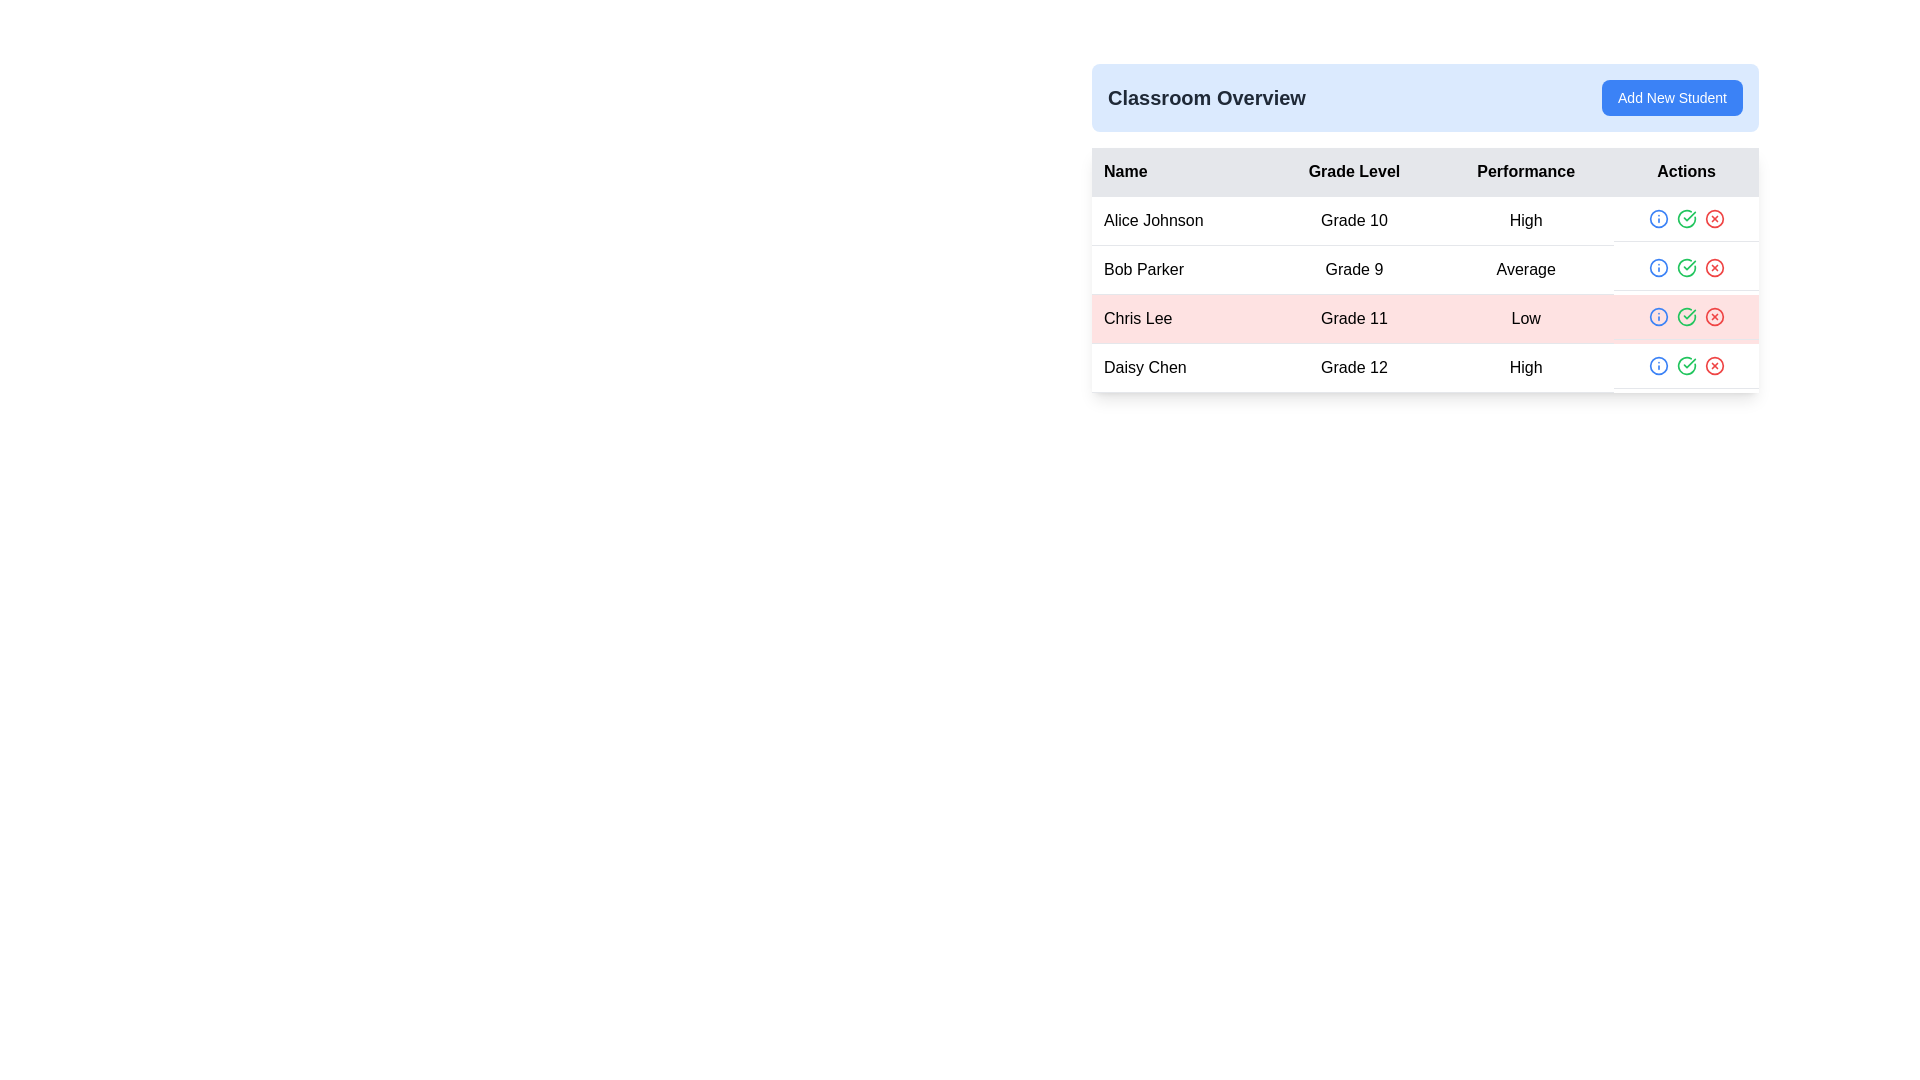 The height and width of the screenshot is (1080, 1920). I want to click on the Icon button located on the far right of the last row in the 'Actions' column of the table to observe potential tooltips or styling changes, so click(1713, 365).